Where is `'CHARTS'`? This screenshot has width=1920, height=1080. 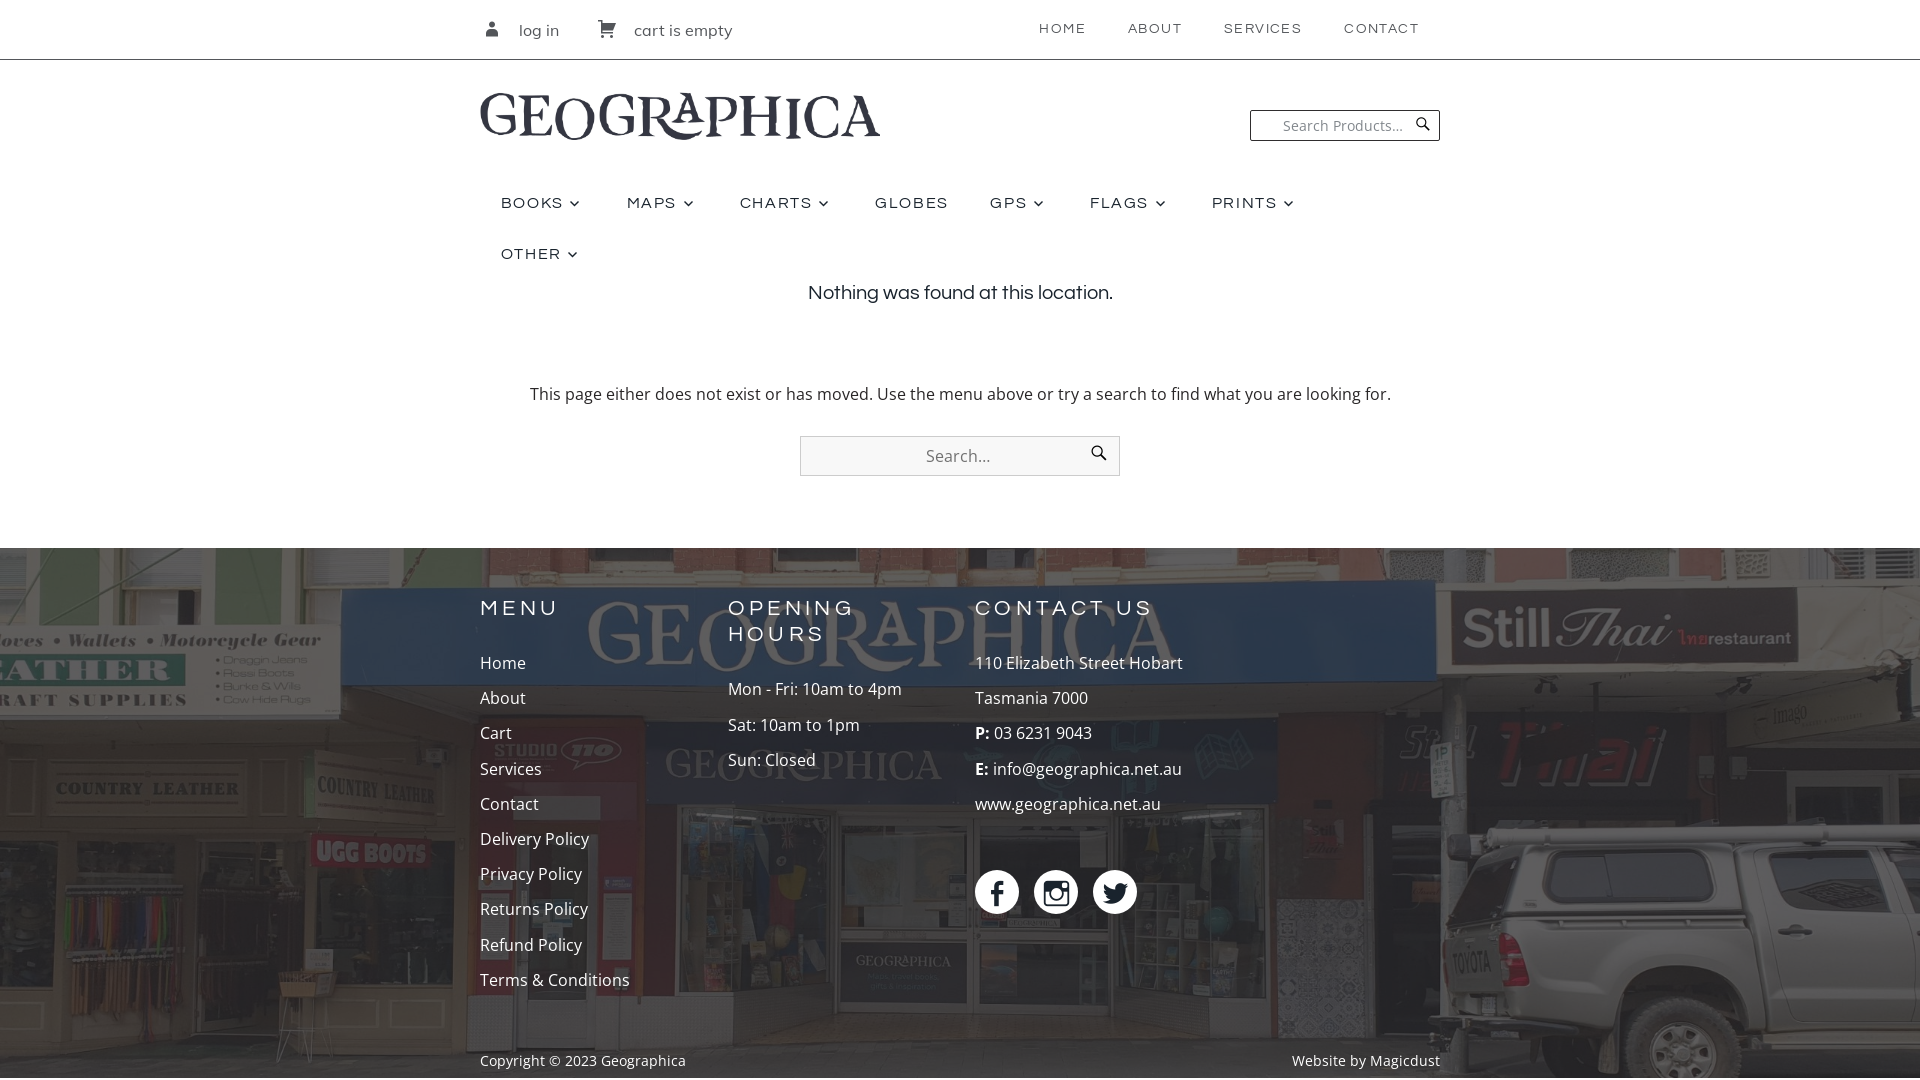
'CHARTS' is located at coordinates (719, 203).